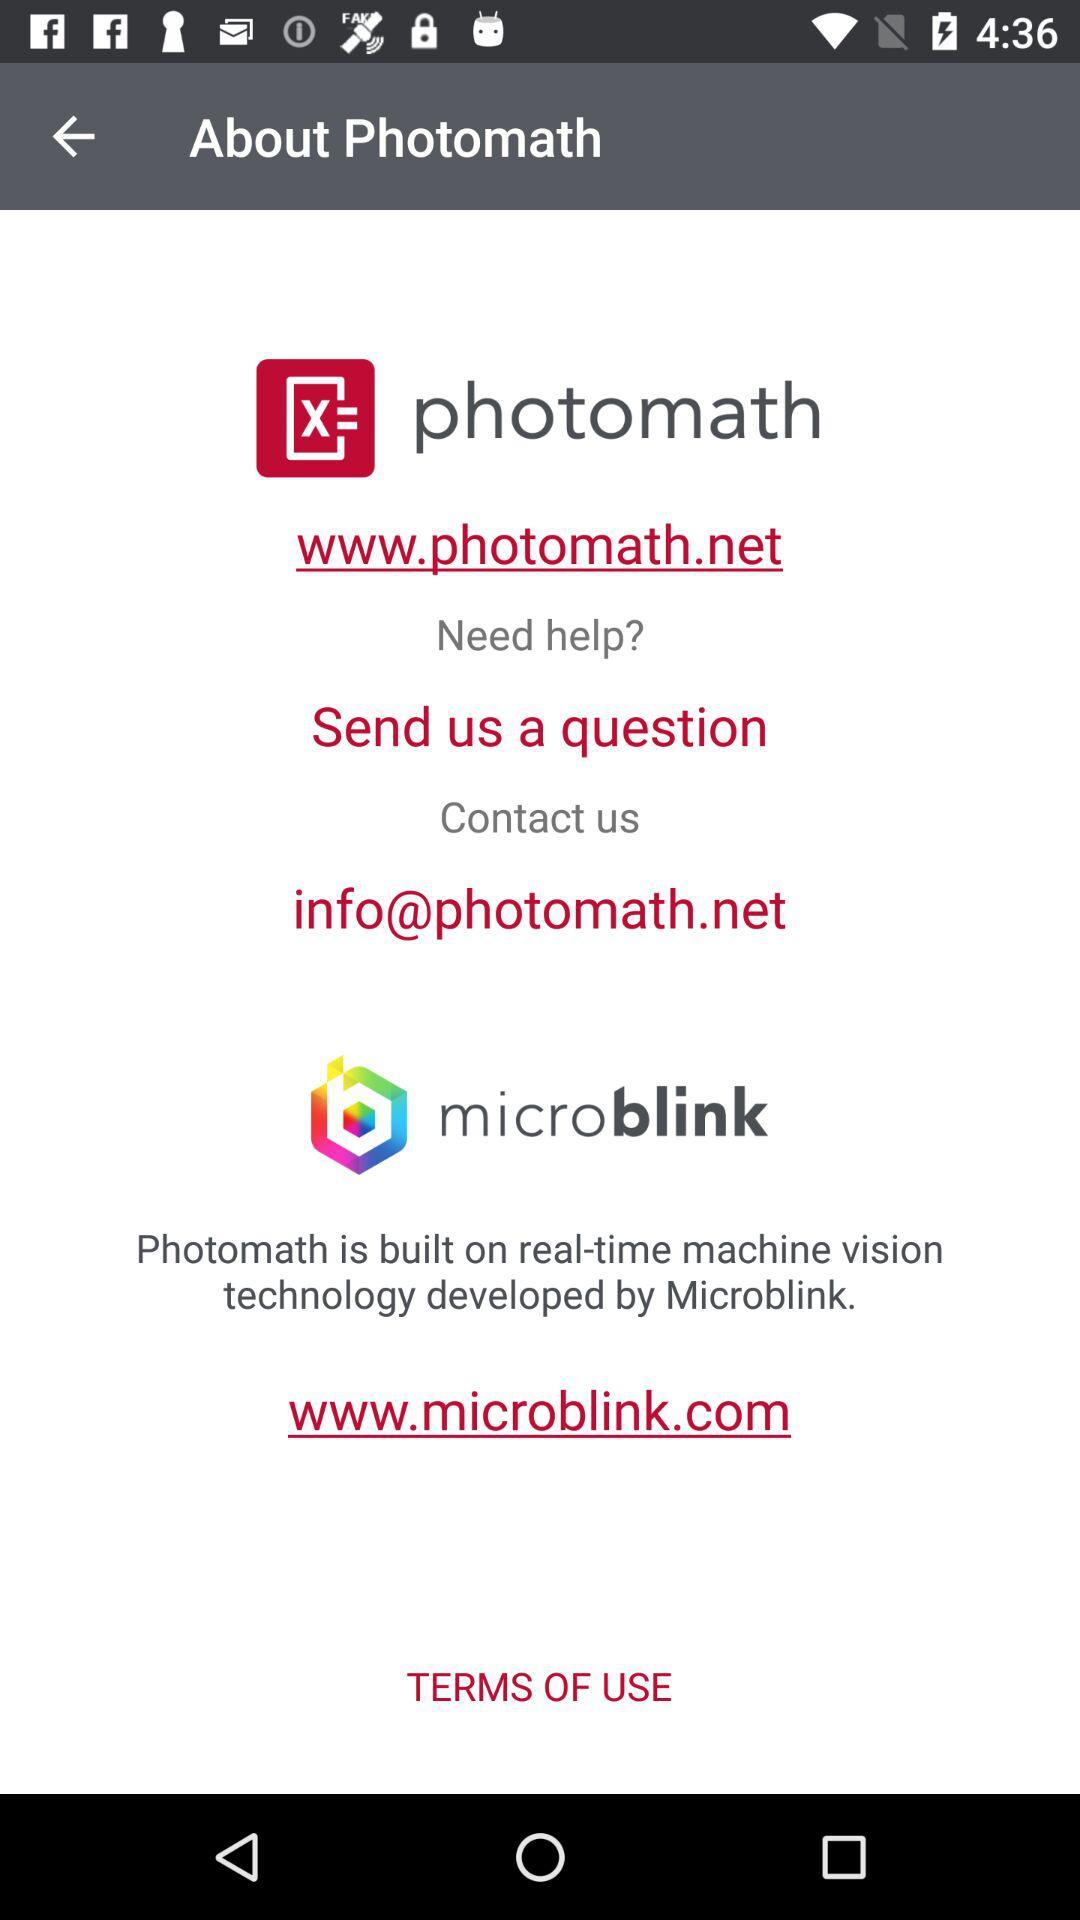 The height and width of the screenshot is (1920, 1080). Describe the element at coordinates (72, 135) in the screenshot. I see `icon to the left of about photomath item` at that location.